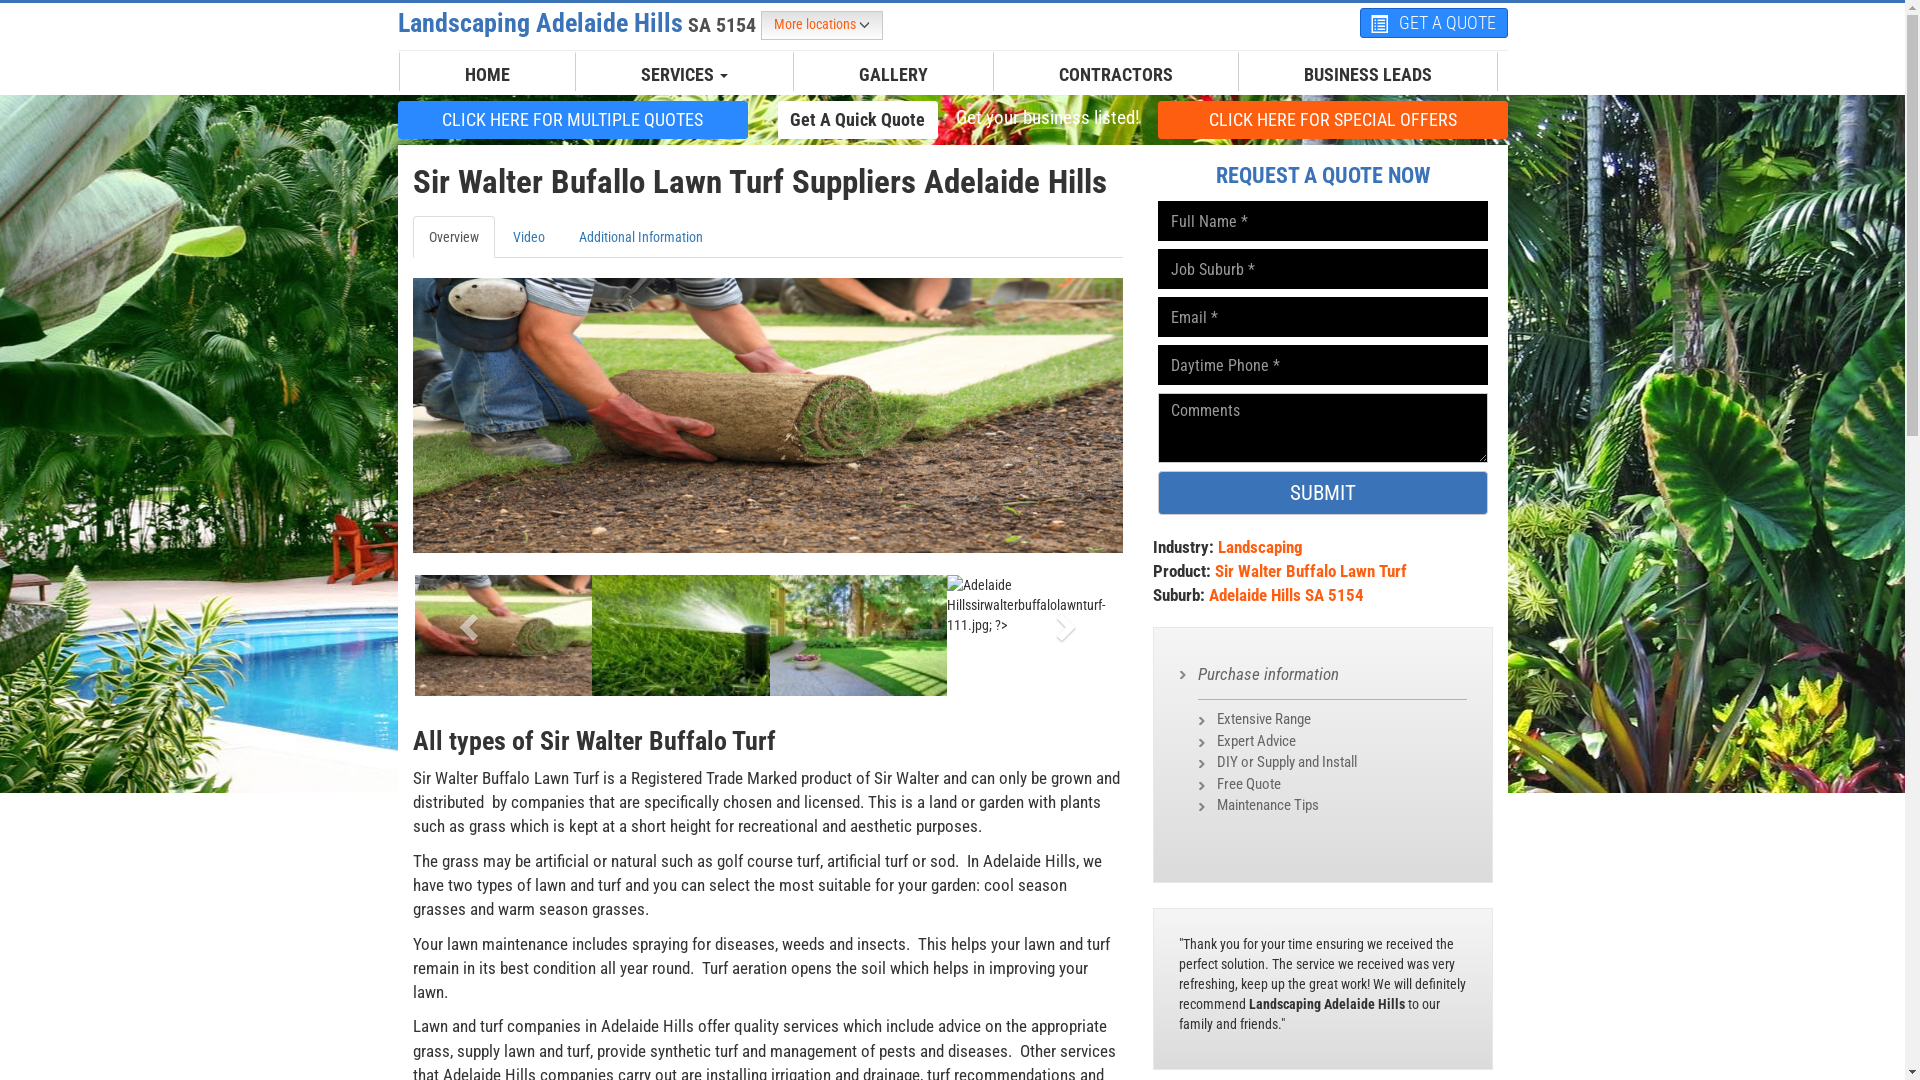  What do you see at coordinates (571, 119) in the screenshot?
I see `'CLICK HERE FOR MULTIPLE QUOTES'` at bounding box center [571, 119].